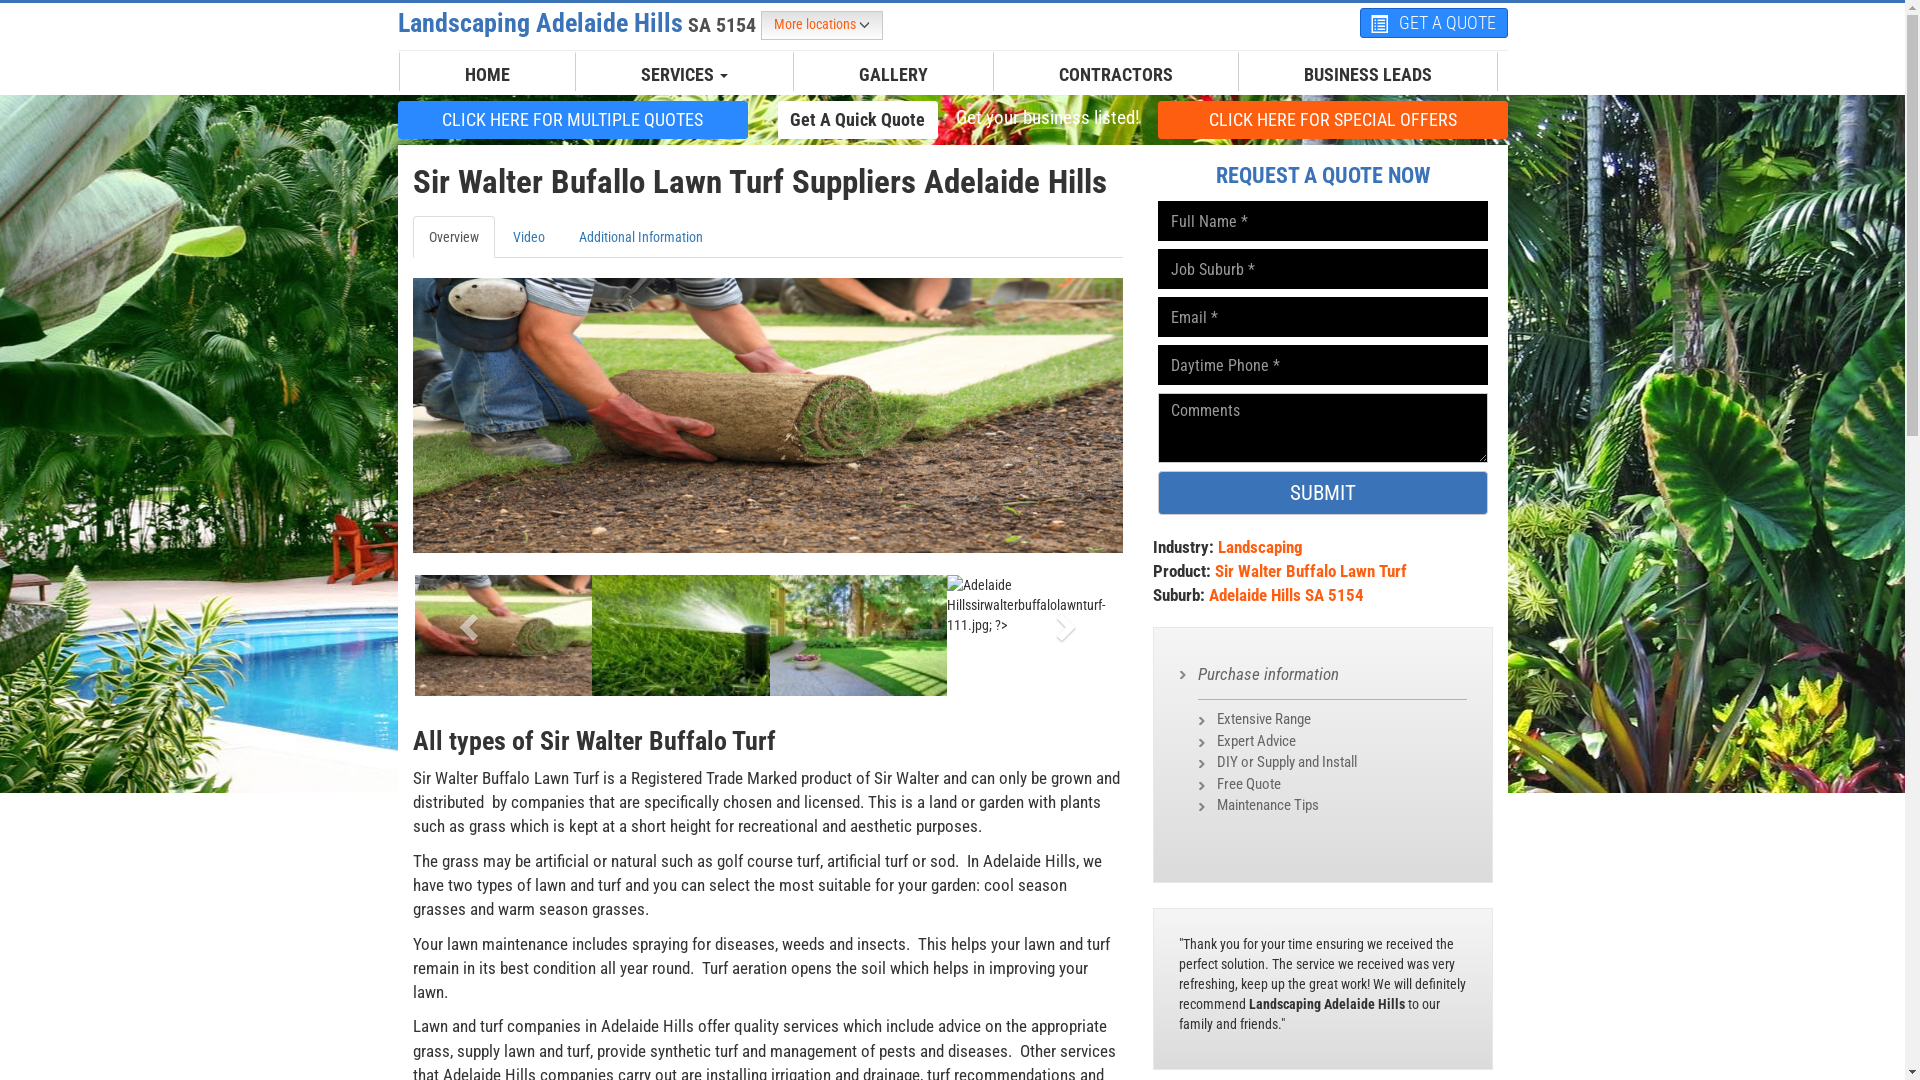  What do you see at coordinates (571, 119) in the screenshot?
I see `'CLICK HERE FOR MULTIPLE QUOTES'` at bounding box center [571, 119].